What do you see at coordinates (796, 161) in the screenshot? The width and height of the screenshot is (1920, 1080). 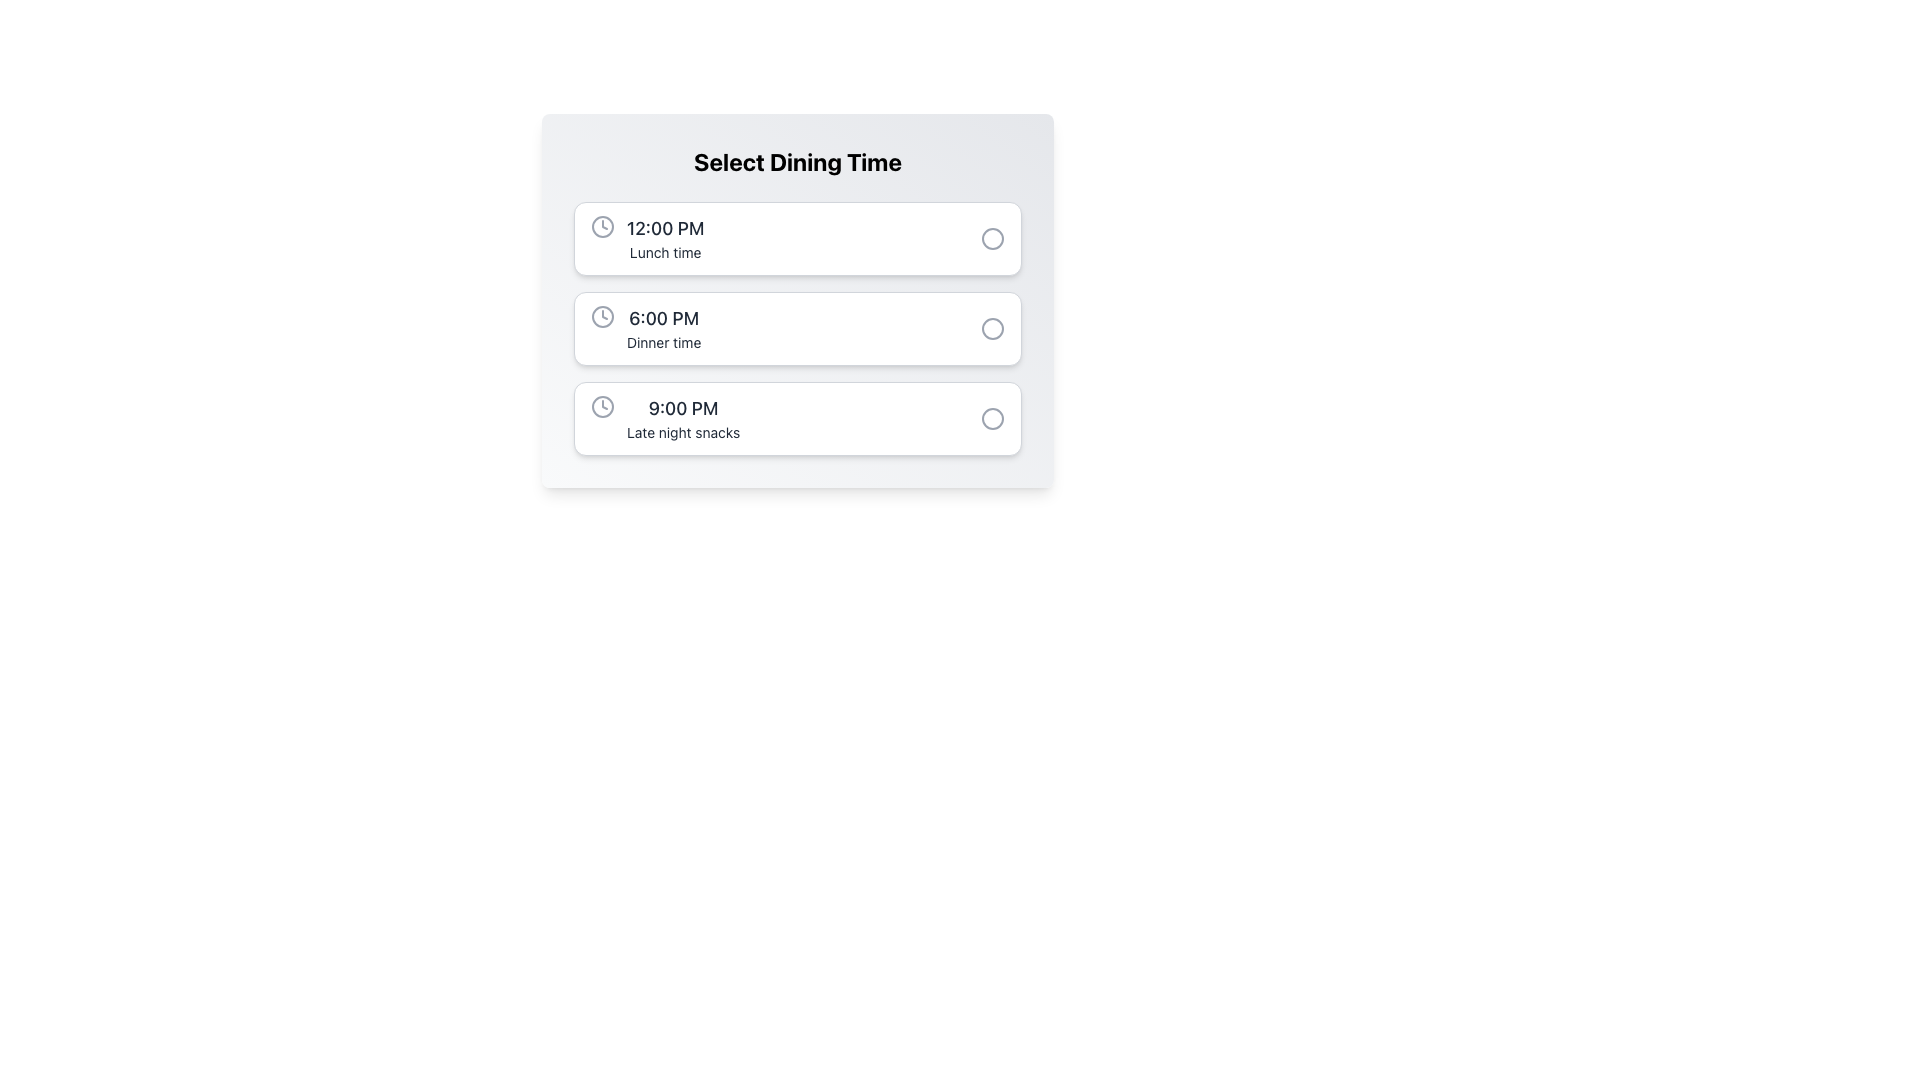 I see `the heading element at the top of the card that indicates the content or purpose of the section below, which includes dining time options` at bounding box center [796, 161].